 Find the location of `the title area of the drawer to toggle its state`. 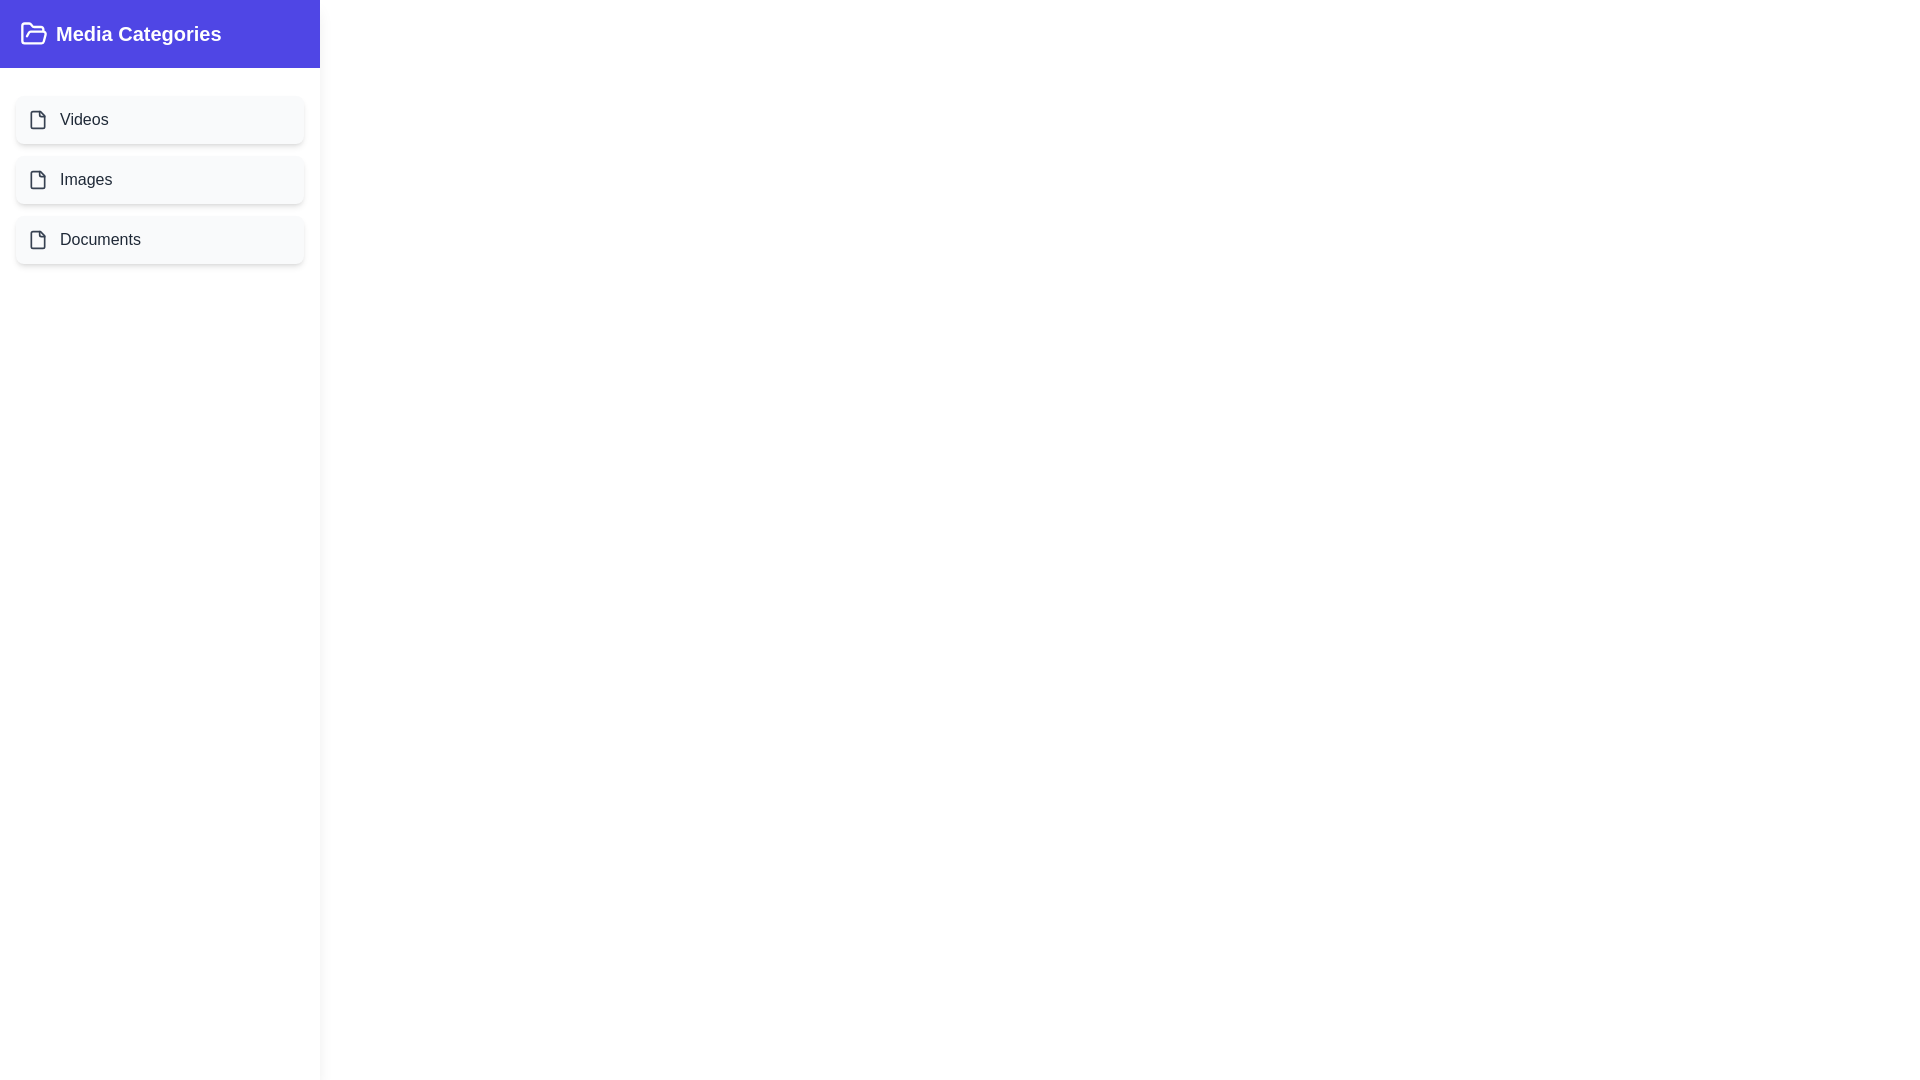

the title area of the drawer to toggle its state is located at coordinates (158, 34).